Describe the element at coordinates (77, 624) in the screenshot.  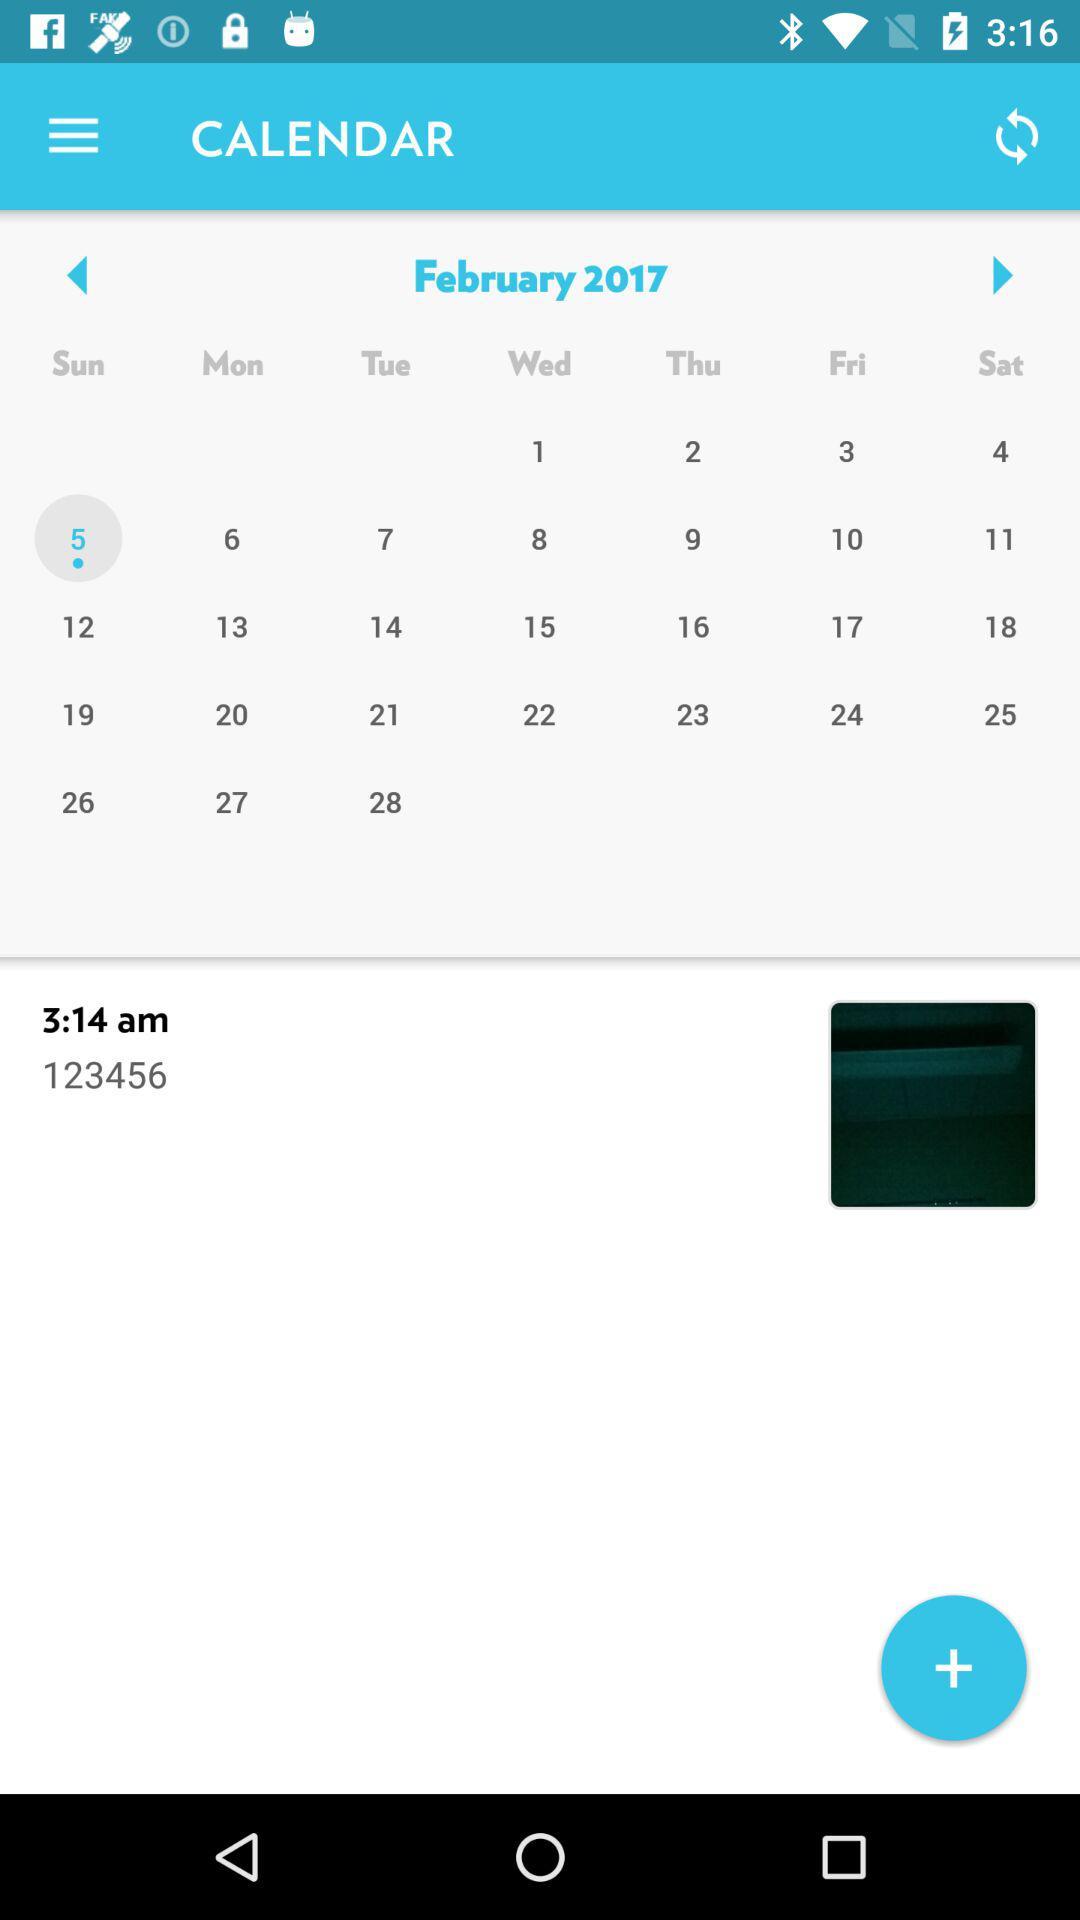
I see `the item next to the 6 item` at that location.